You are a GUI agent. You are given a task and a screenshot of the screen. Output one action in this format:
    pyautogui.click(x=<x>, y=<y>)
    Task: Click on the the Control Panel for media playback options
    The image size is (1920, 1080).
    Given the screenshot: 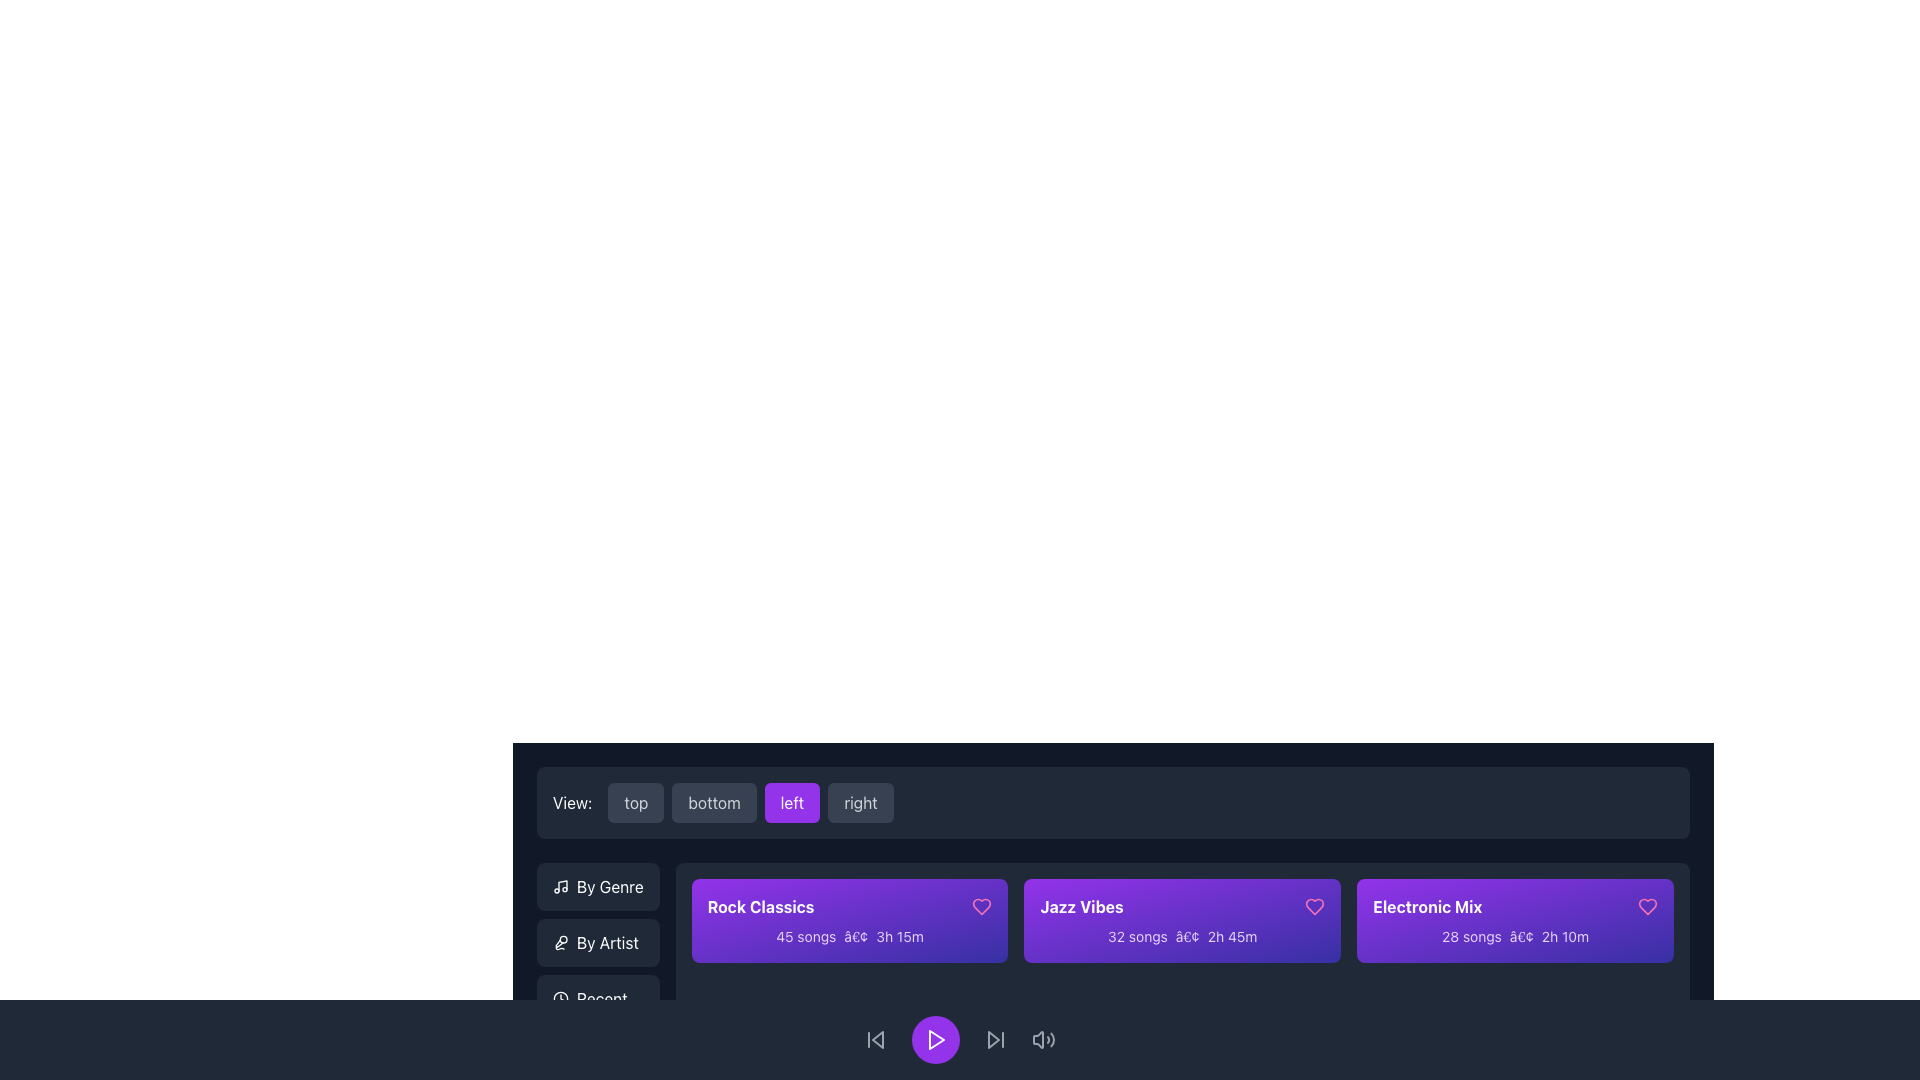 What is the action you would take?
    pyautogui.click(x=960, y=1039)
    